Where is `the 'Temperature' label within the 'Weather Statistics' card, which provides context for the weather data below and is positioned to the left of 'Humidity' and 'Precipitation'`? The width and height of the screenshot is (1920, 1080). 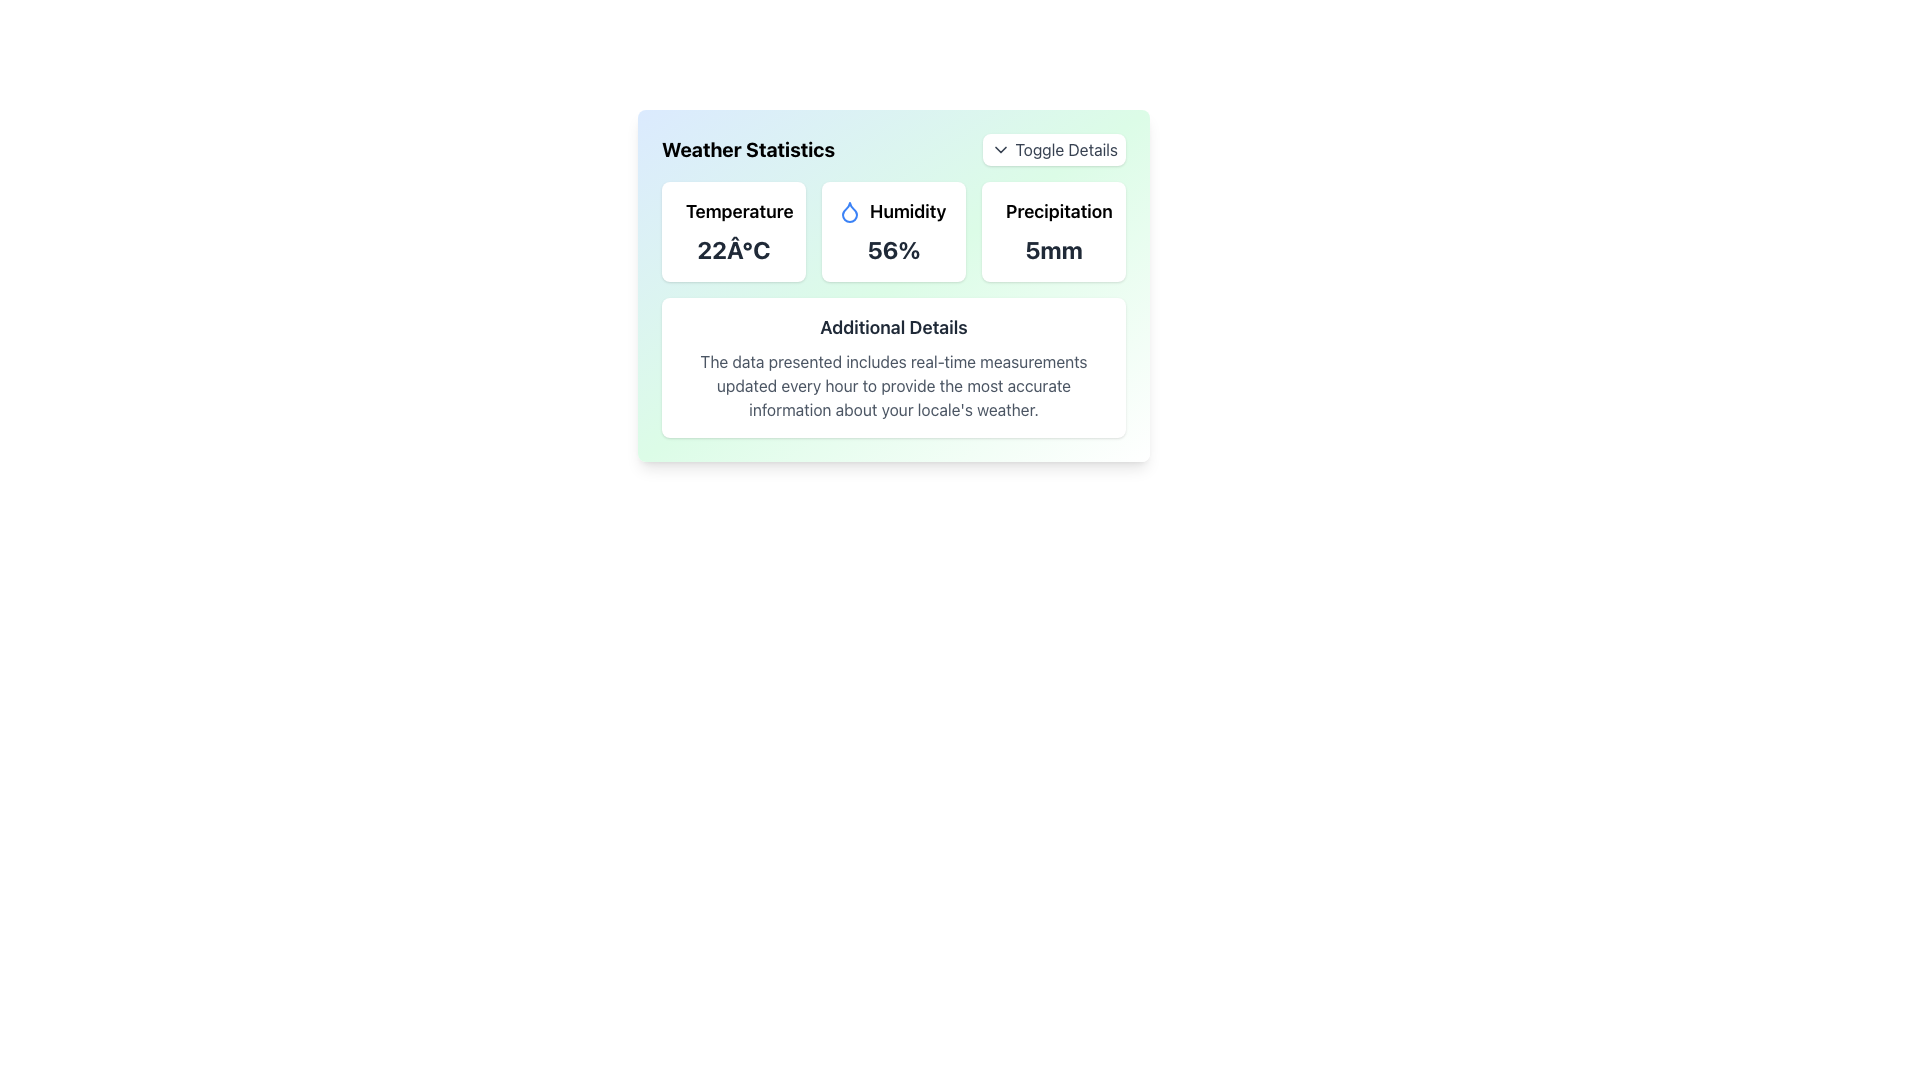
the 'Temperature' label within the 'Weather Statistics' card, which provides context for the weather data below and is positioned to the left of 'Humidity' and 'Precipitation' is located at coordinates (738, 212).